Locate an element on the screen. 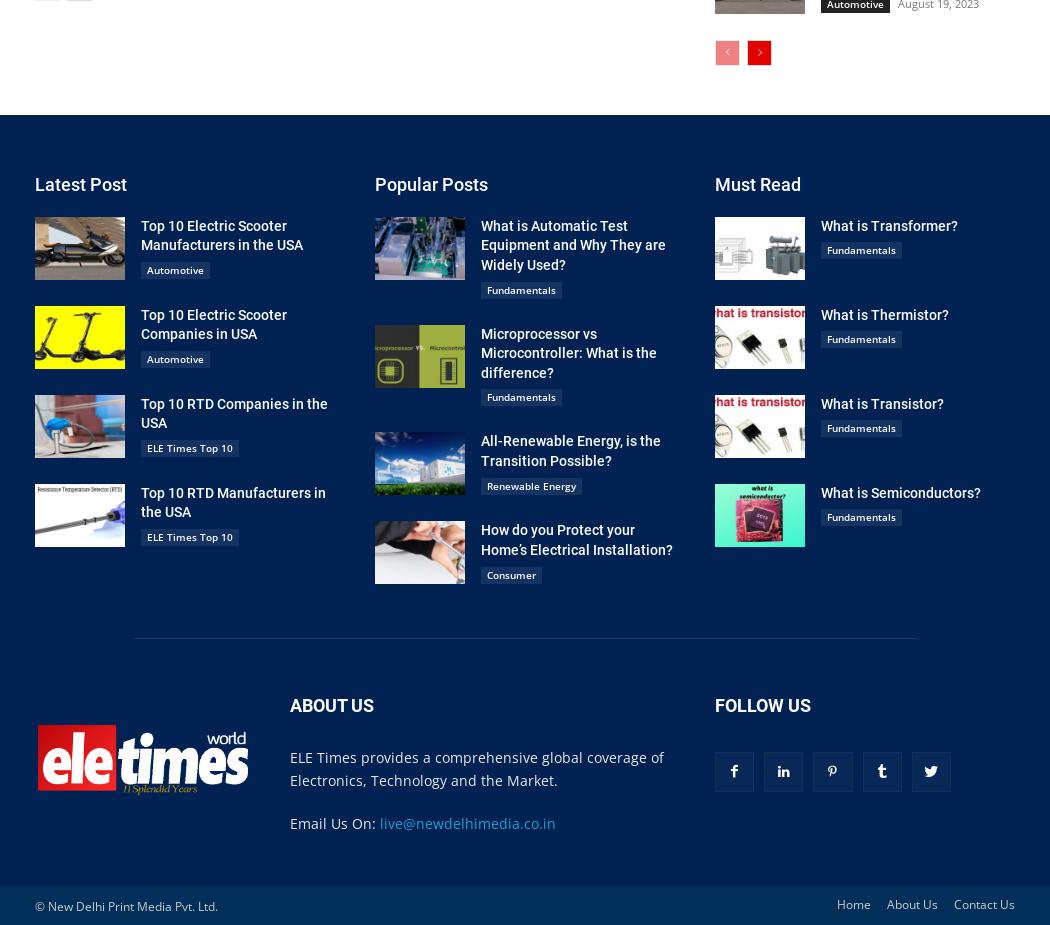 The width and height of the screenshot is (1050, 925). 'Contact Us' is located at coordinates (984, 903).